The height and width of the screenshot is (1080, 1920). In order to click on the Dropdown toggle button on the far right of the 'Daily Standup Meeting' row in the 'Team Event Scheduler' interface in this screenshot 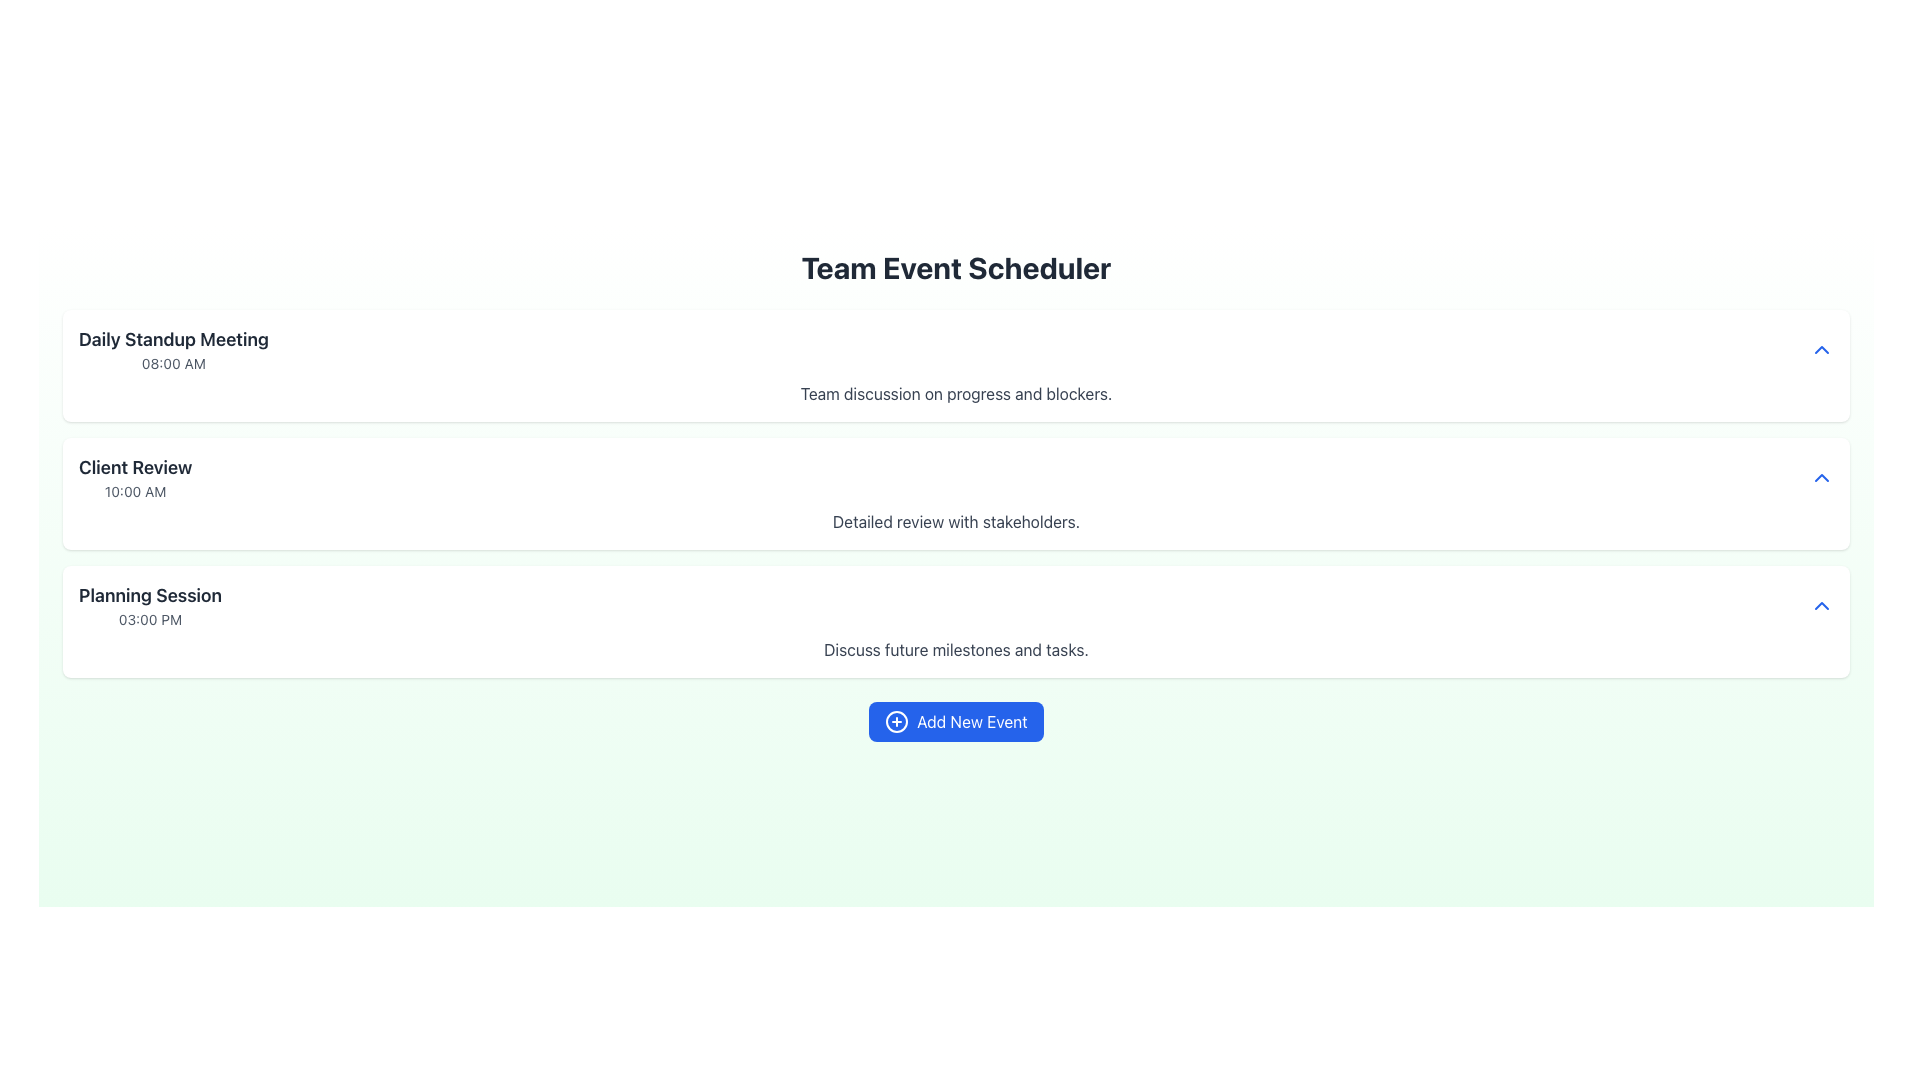, I will do `click(1822, 349)`.